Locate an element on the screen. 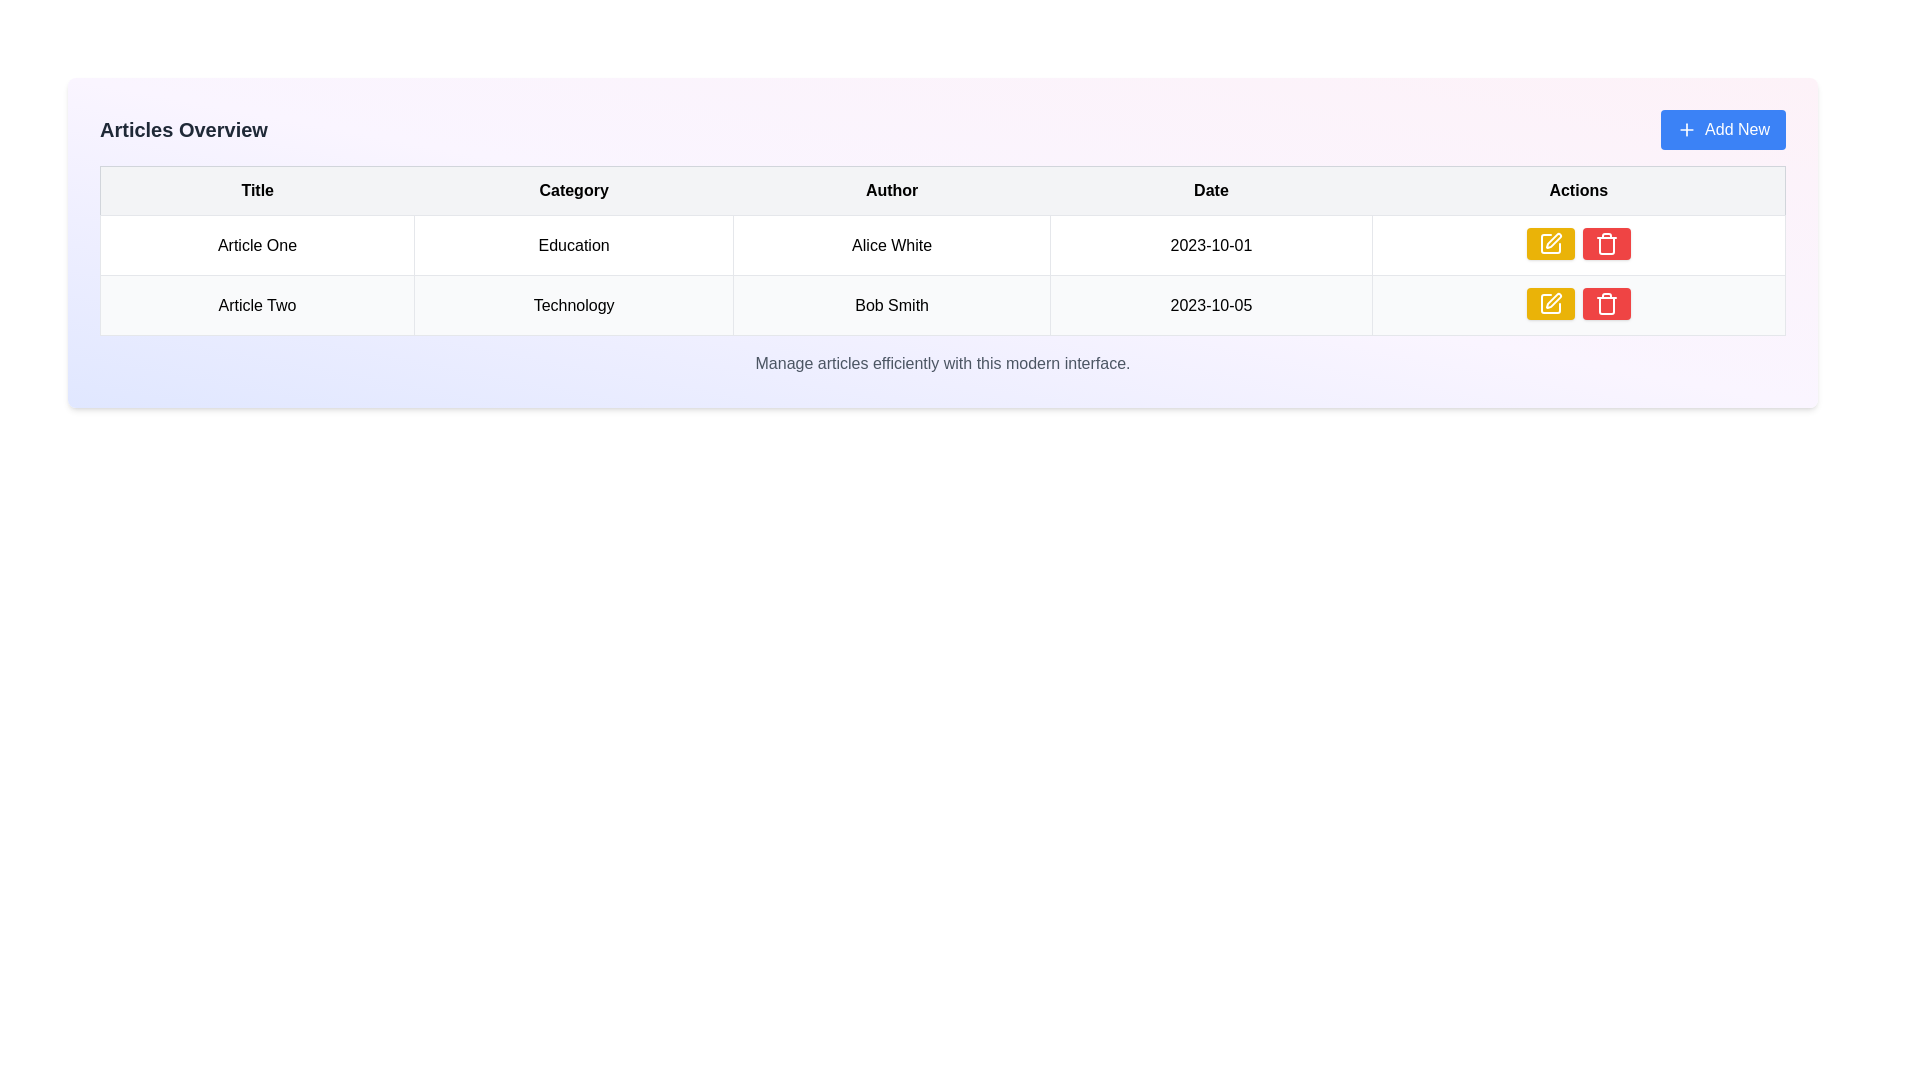 The width and height of the screenshot is (1920, 1080). the 'Delete' button located in the 'Actions' column of the second row in the table is located at coordinates (1607, 304).